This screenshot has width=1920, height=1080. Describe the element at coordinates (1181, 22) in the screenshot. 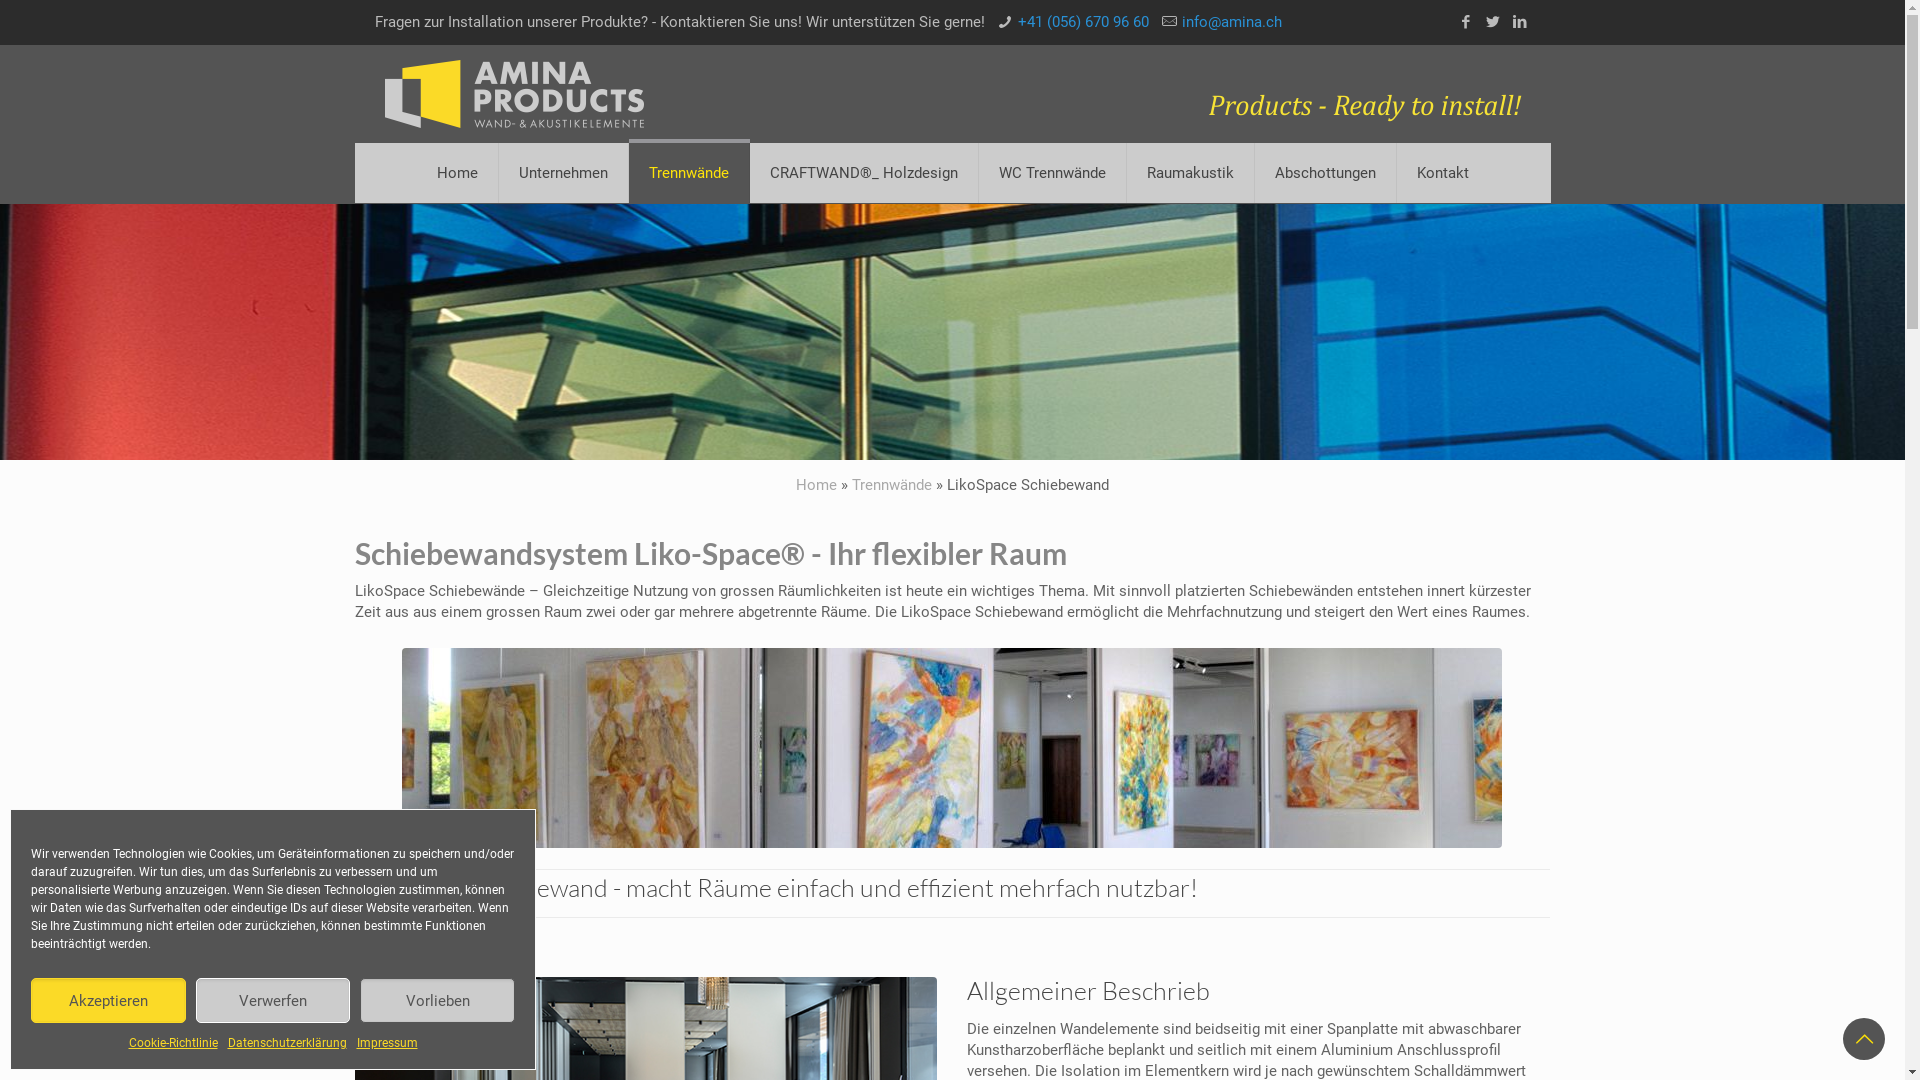

I see `'info@amina.ch'` at that location.